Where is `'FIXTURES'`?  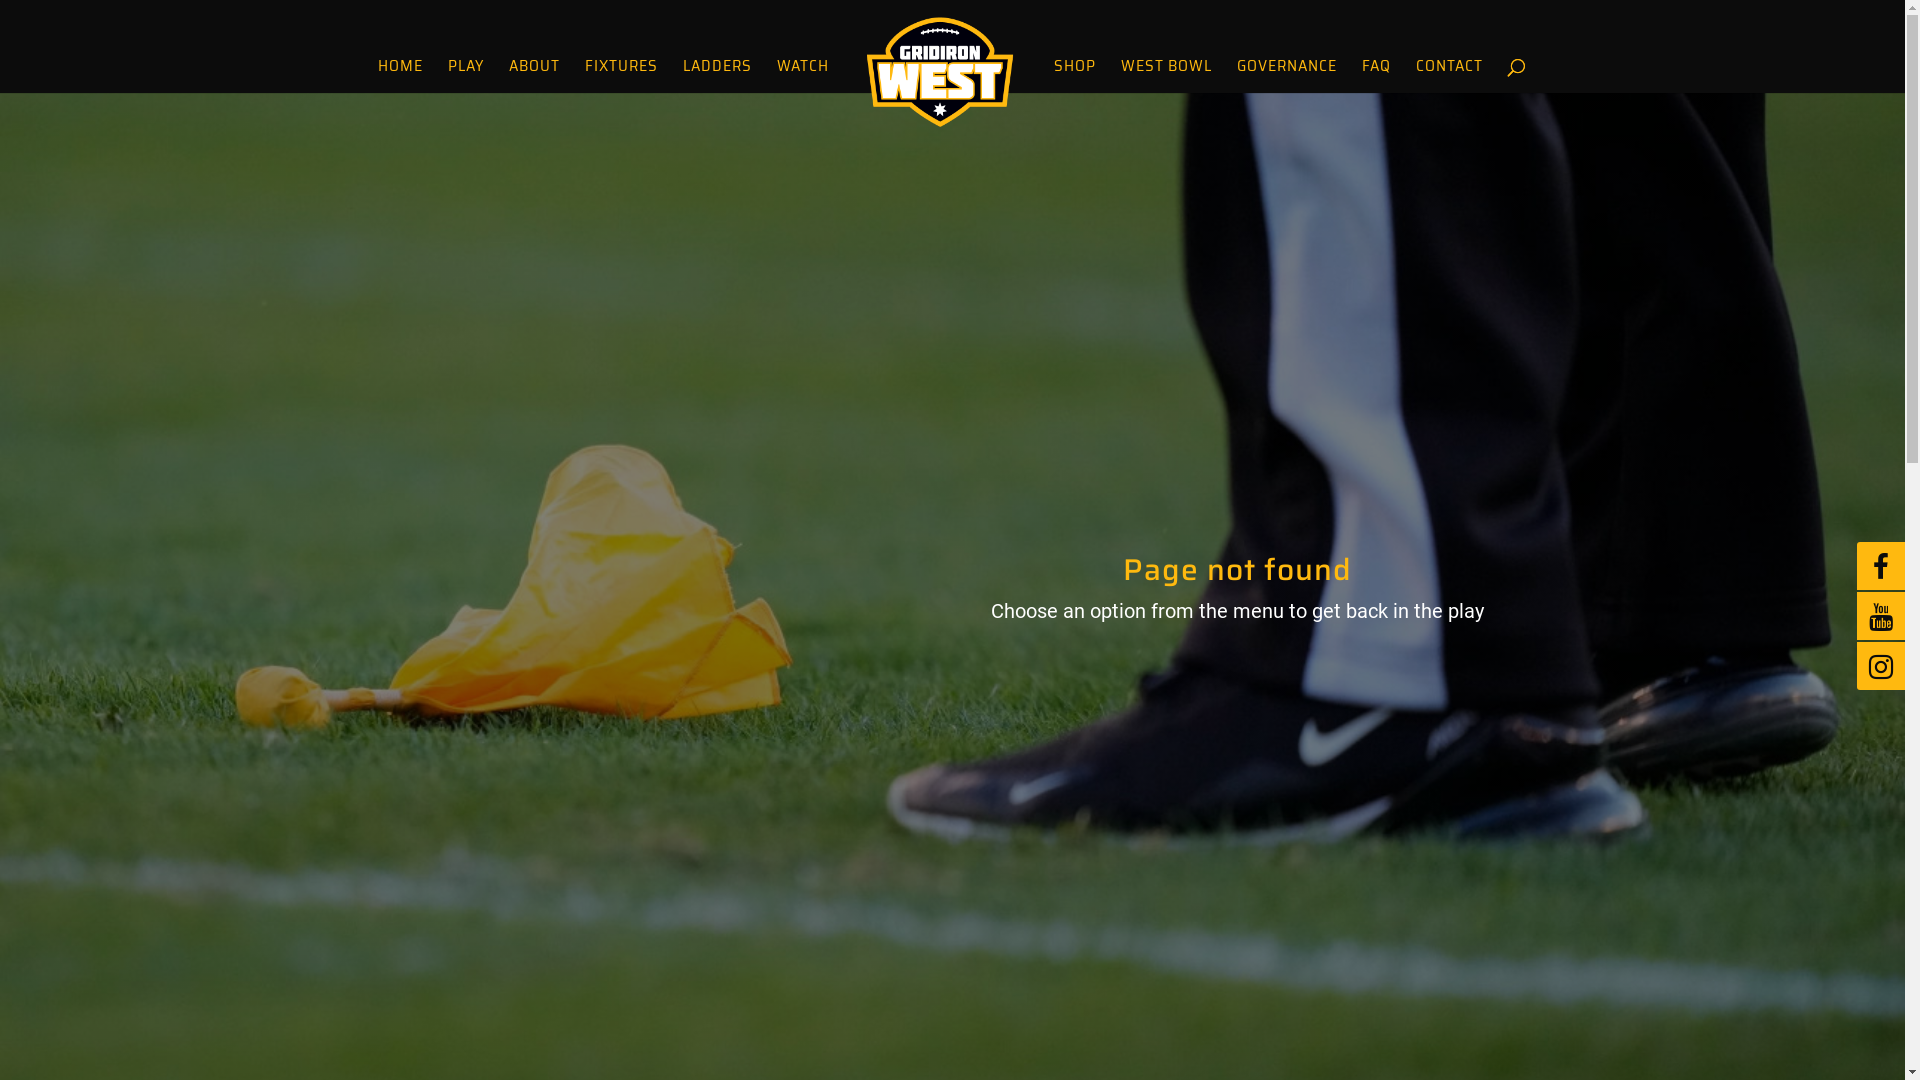 'FIXTURES' is located at coordinates (583, 75).